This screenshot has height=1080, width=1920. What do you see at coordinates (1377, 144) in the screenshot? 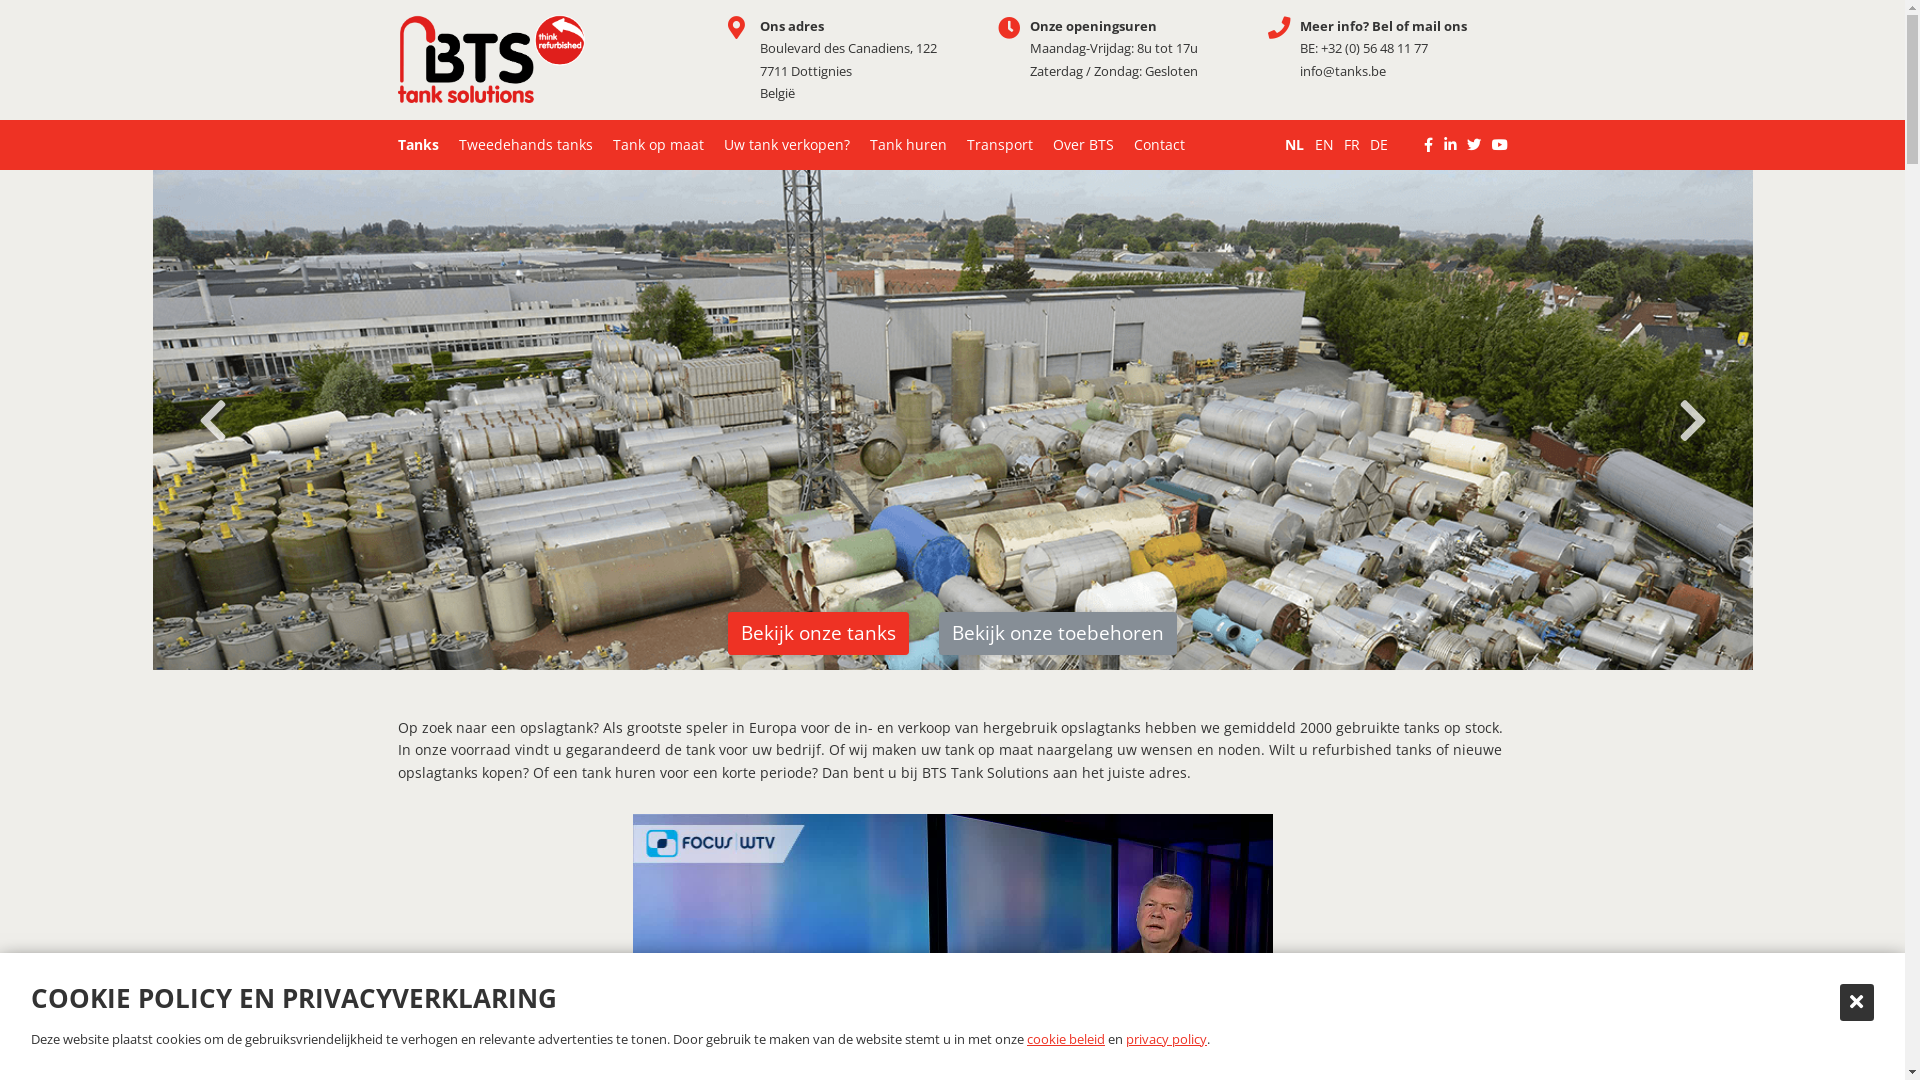
I see `'DE'` at bounding box center [1377, 144].